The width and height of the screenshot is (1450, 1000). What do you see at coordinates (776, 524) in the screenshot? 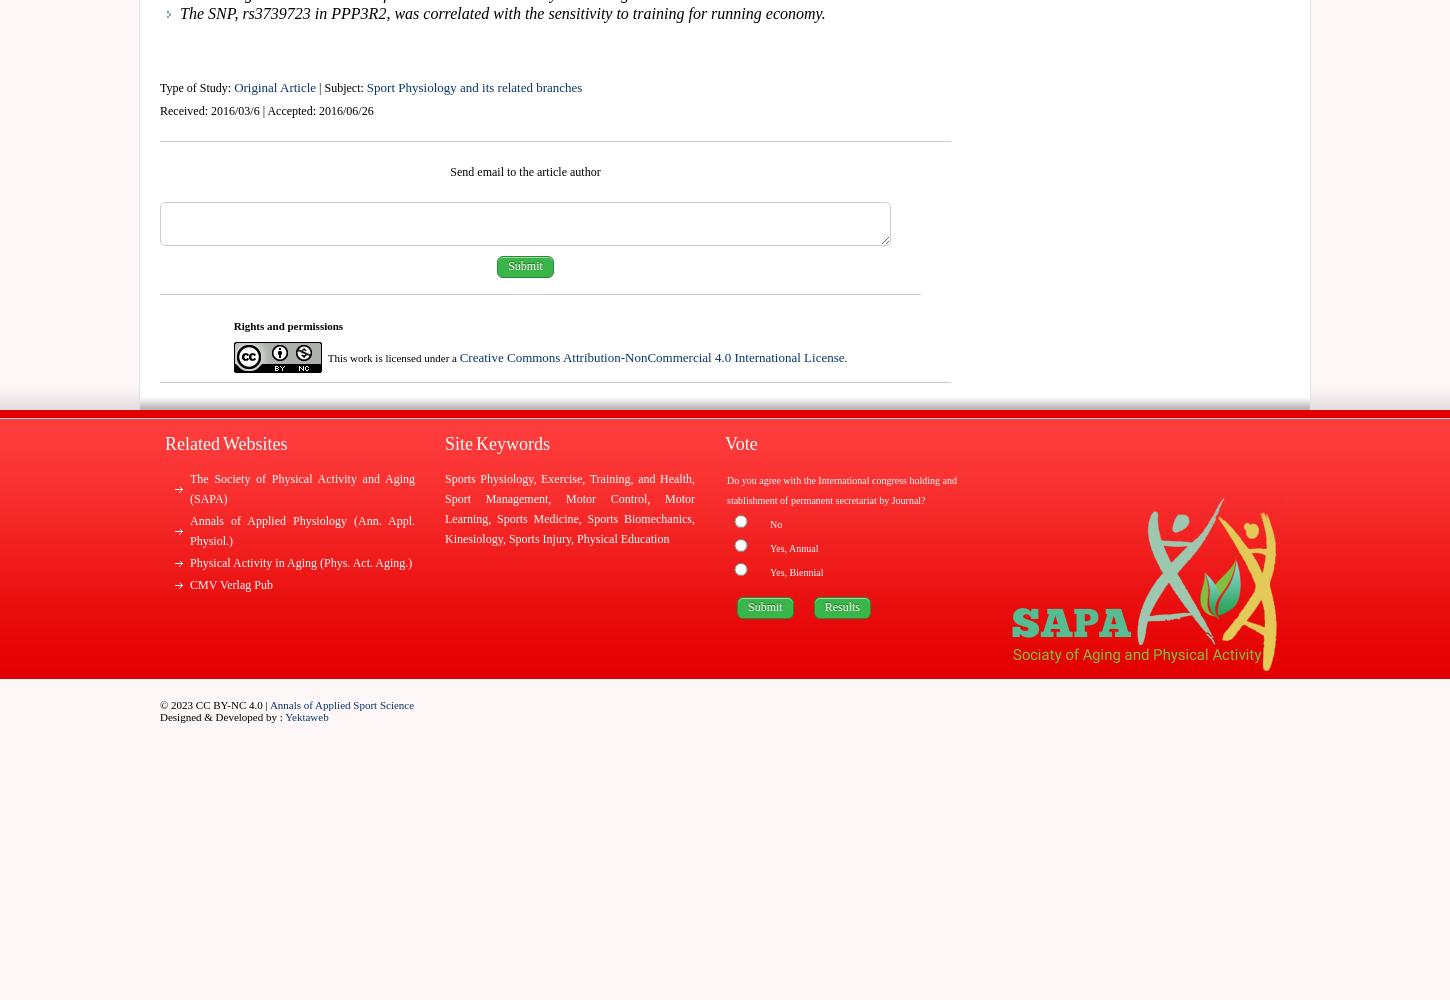
I see `'No'` at bounding box center [776, 524].